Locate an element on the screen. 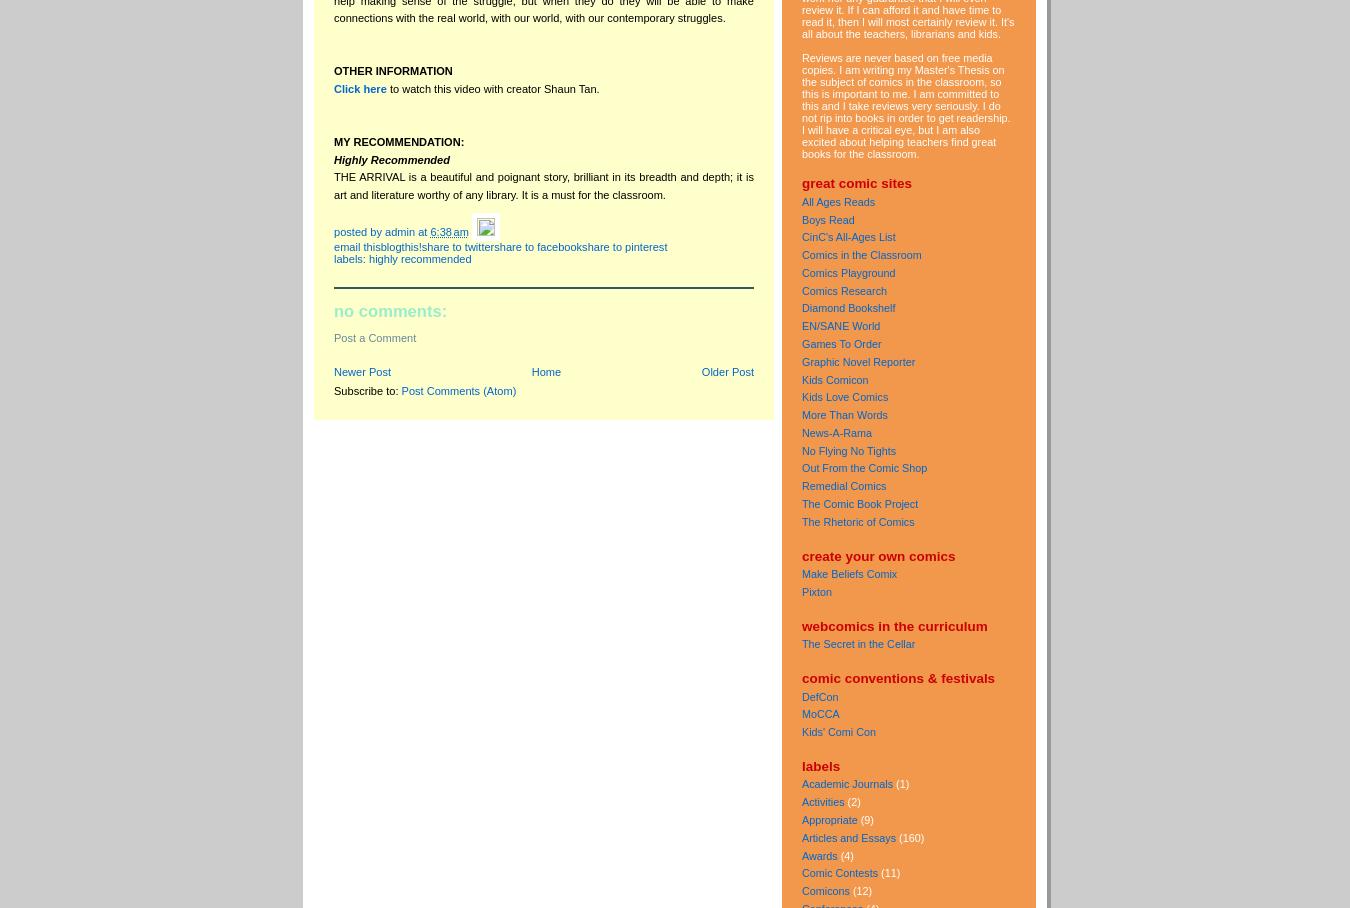  'Comicons' is located at coordinates (825, 891).